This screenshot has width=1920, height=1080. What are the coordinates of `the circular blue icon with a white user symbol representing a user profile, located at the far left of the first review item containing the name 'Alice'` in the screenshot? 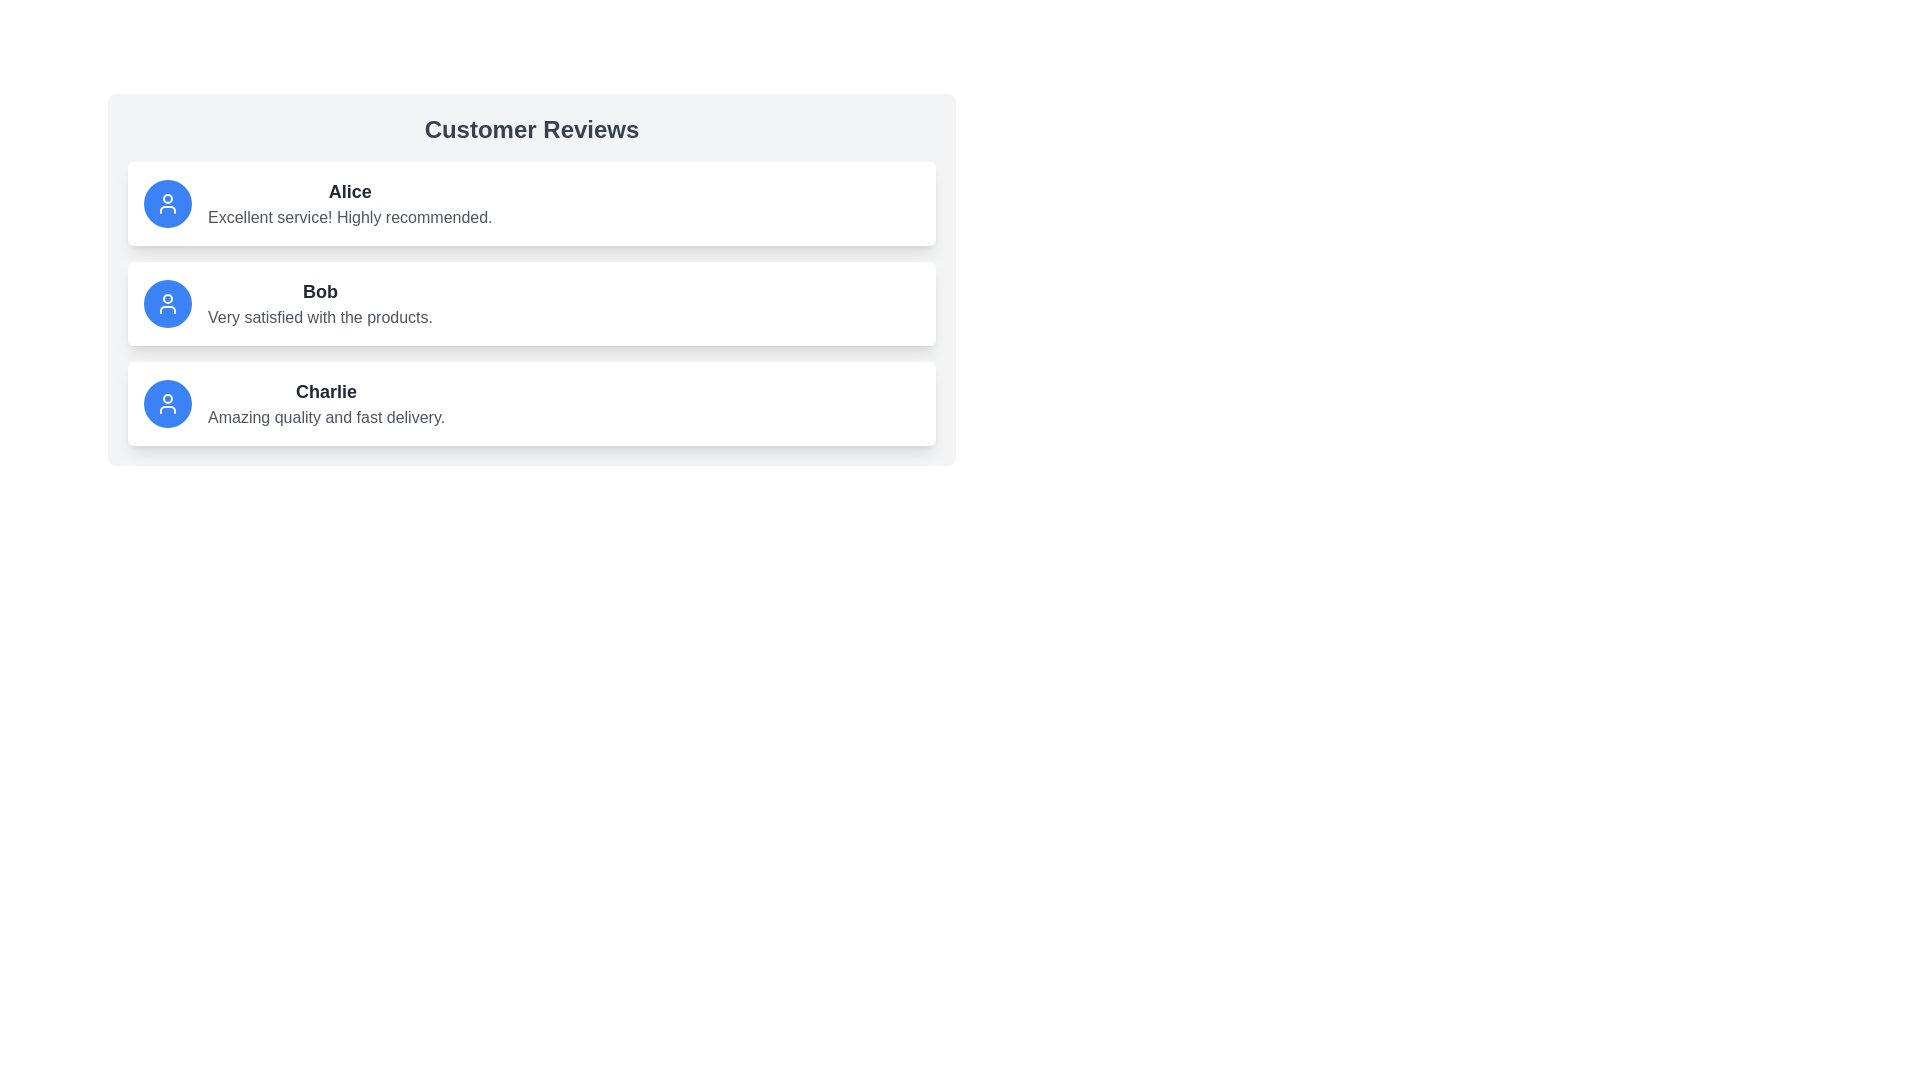 It's located at (168, 204).